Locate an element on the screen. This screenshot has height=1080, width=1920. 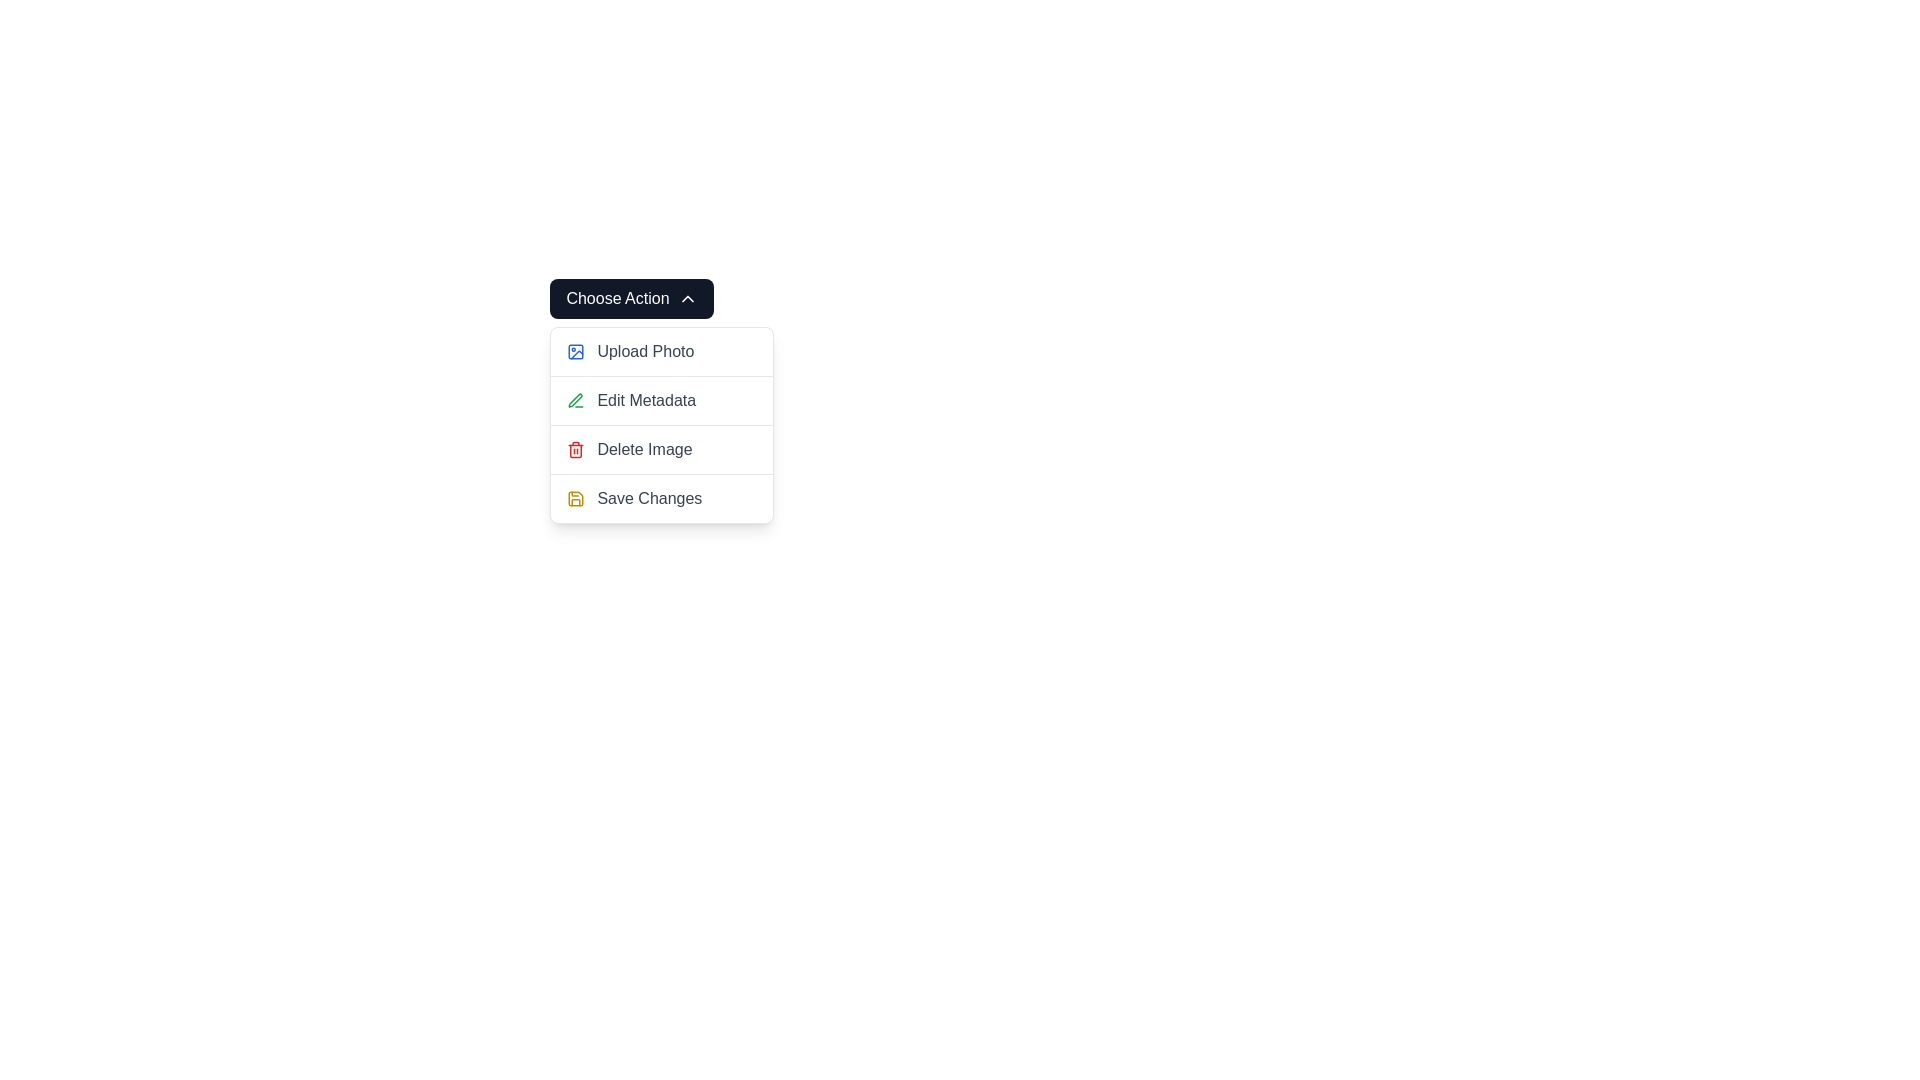
the 'Save Changes' button located at the bottom of the 'Choose Action' dropdown menu, which features a yellow save icon and gray text is located at coordinates (662, 497).